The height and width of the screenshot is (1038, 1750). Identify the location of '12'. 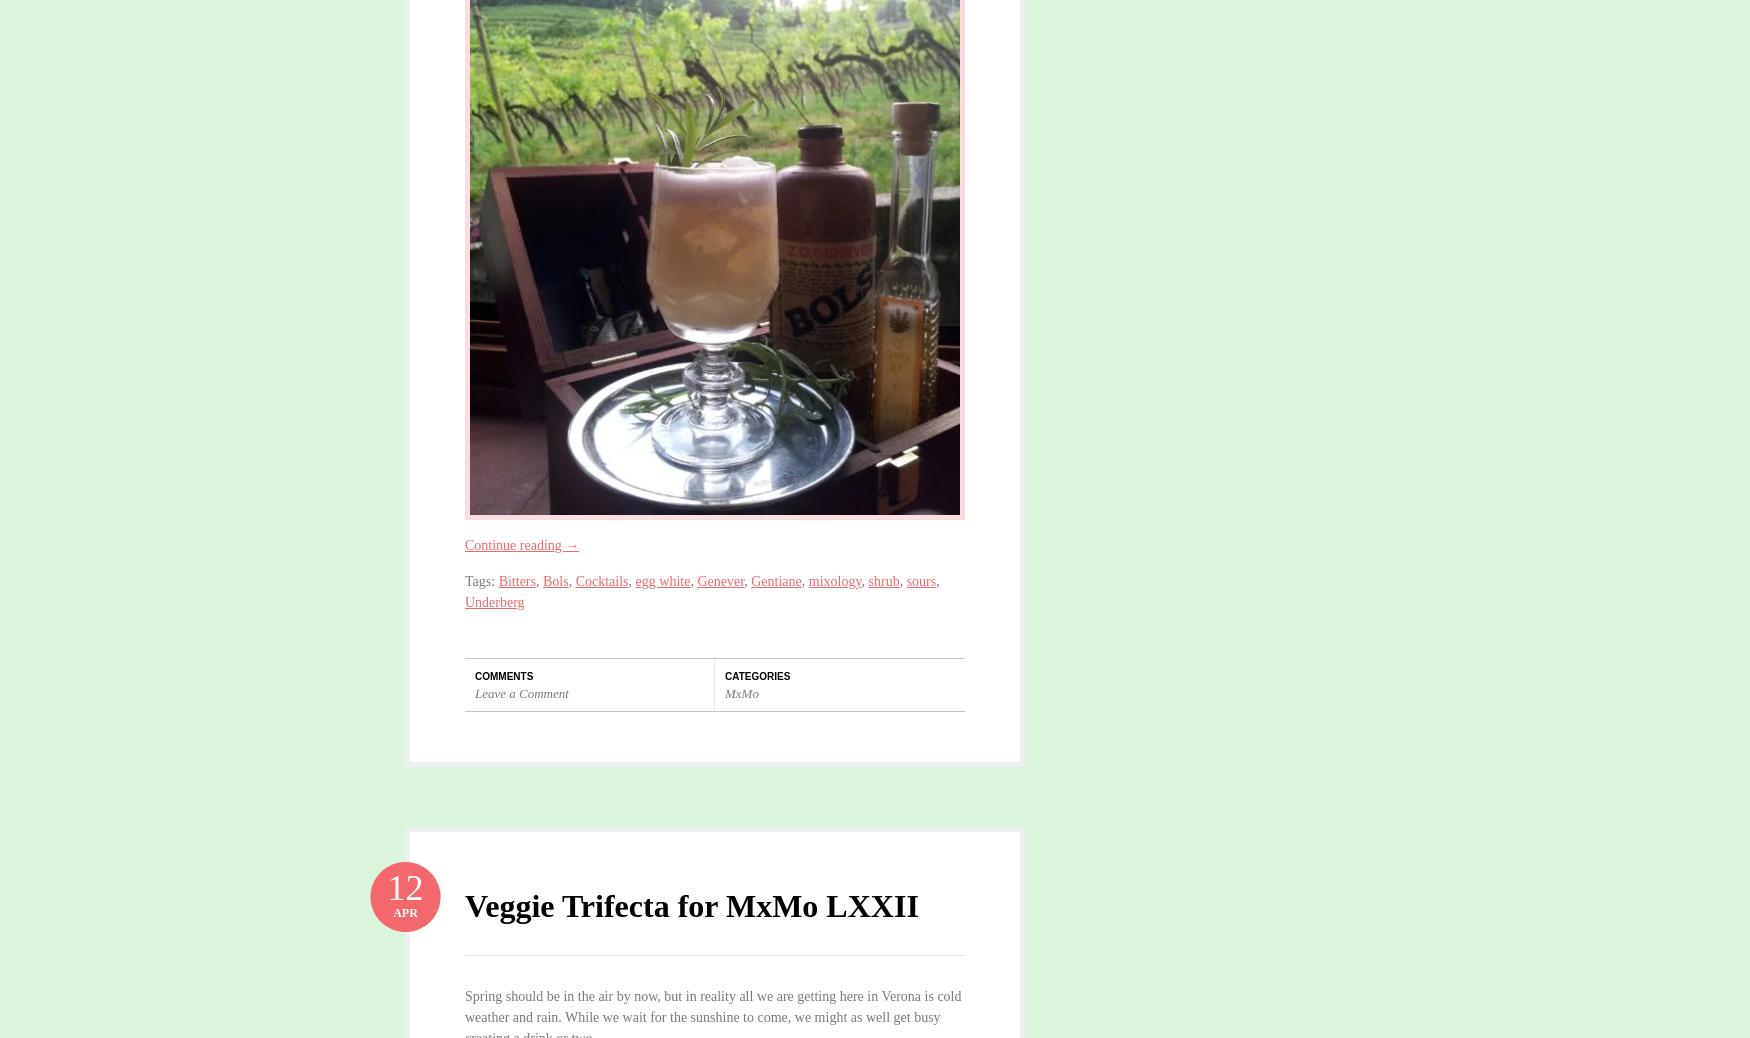
(403, 888).